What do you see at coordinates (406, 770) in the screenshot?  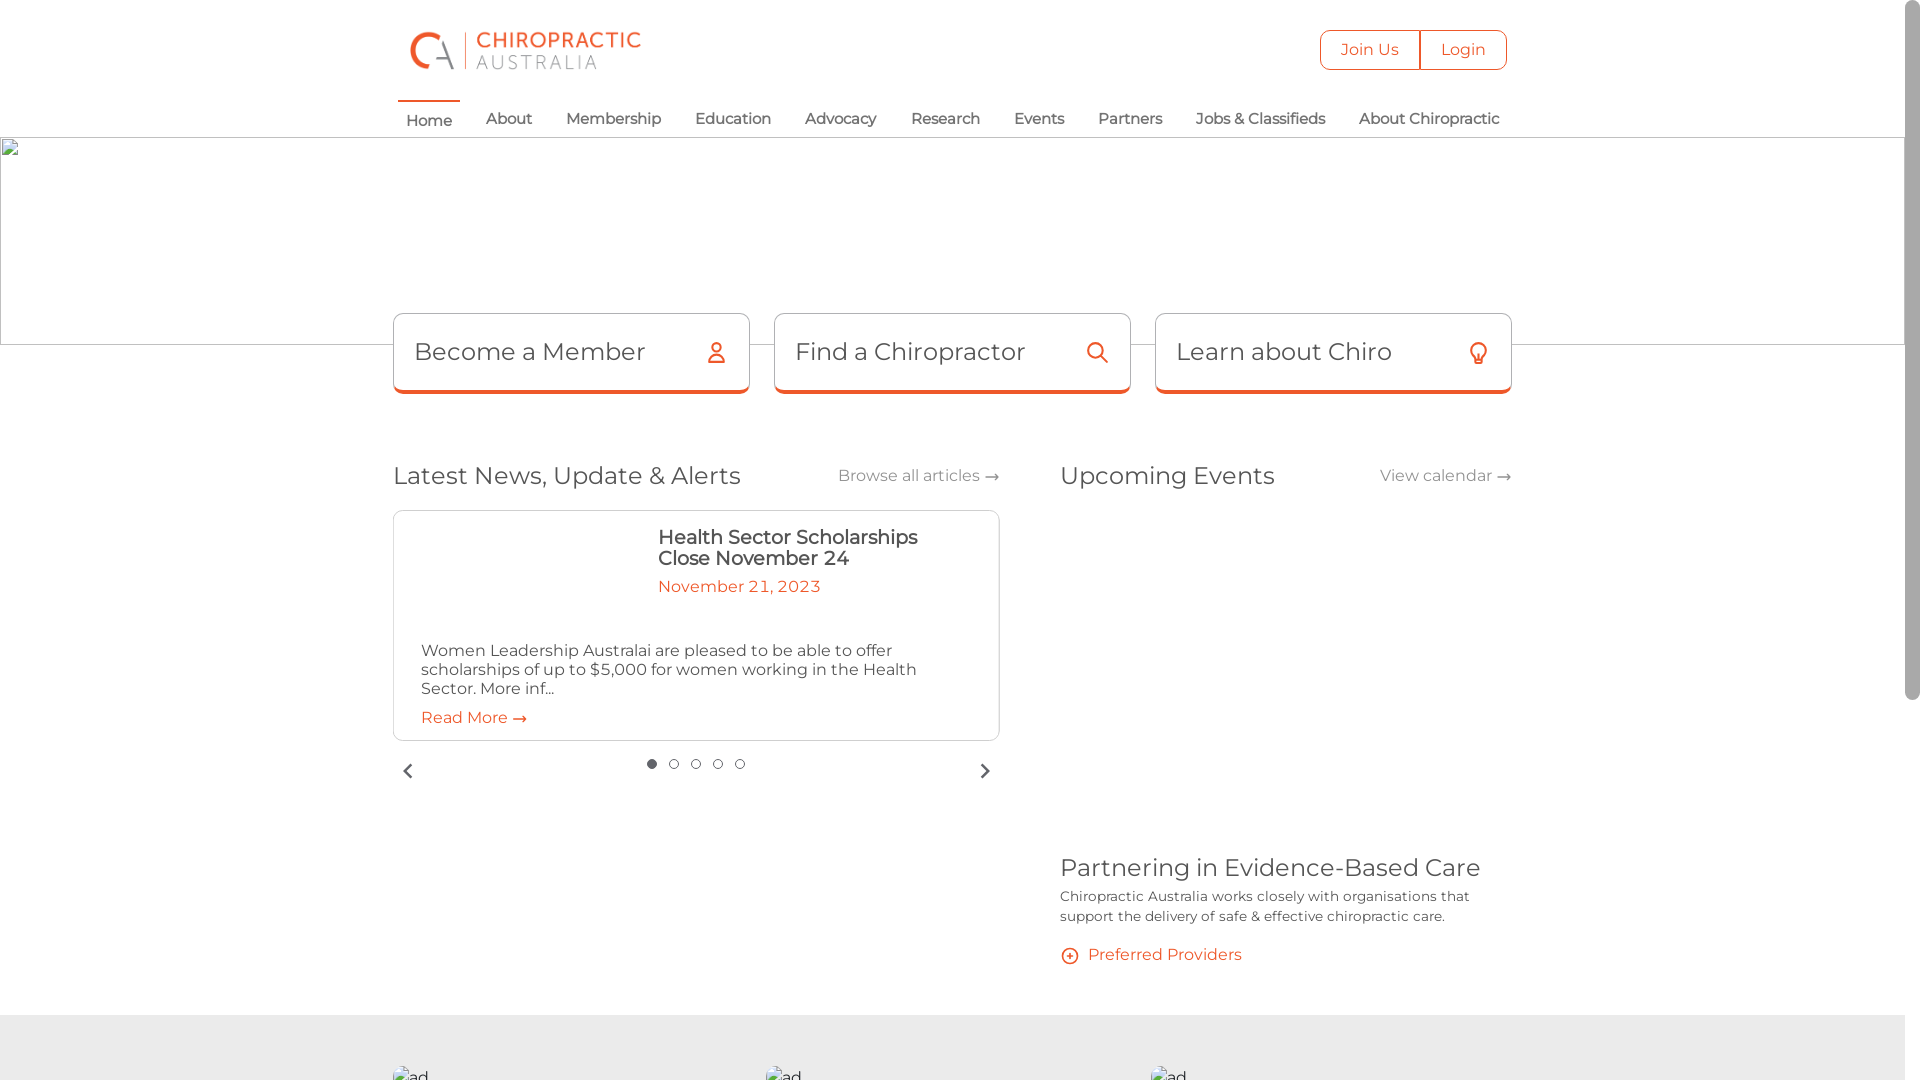 I see `'previous slide / item'` at bounding box center [406, 770].